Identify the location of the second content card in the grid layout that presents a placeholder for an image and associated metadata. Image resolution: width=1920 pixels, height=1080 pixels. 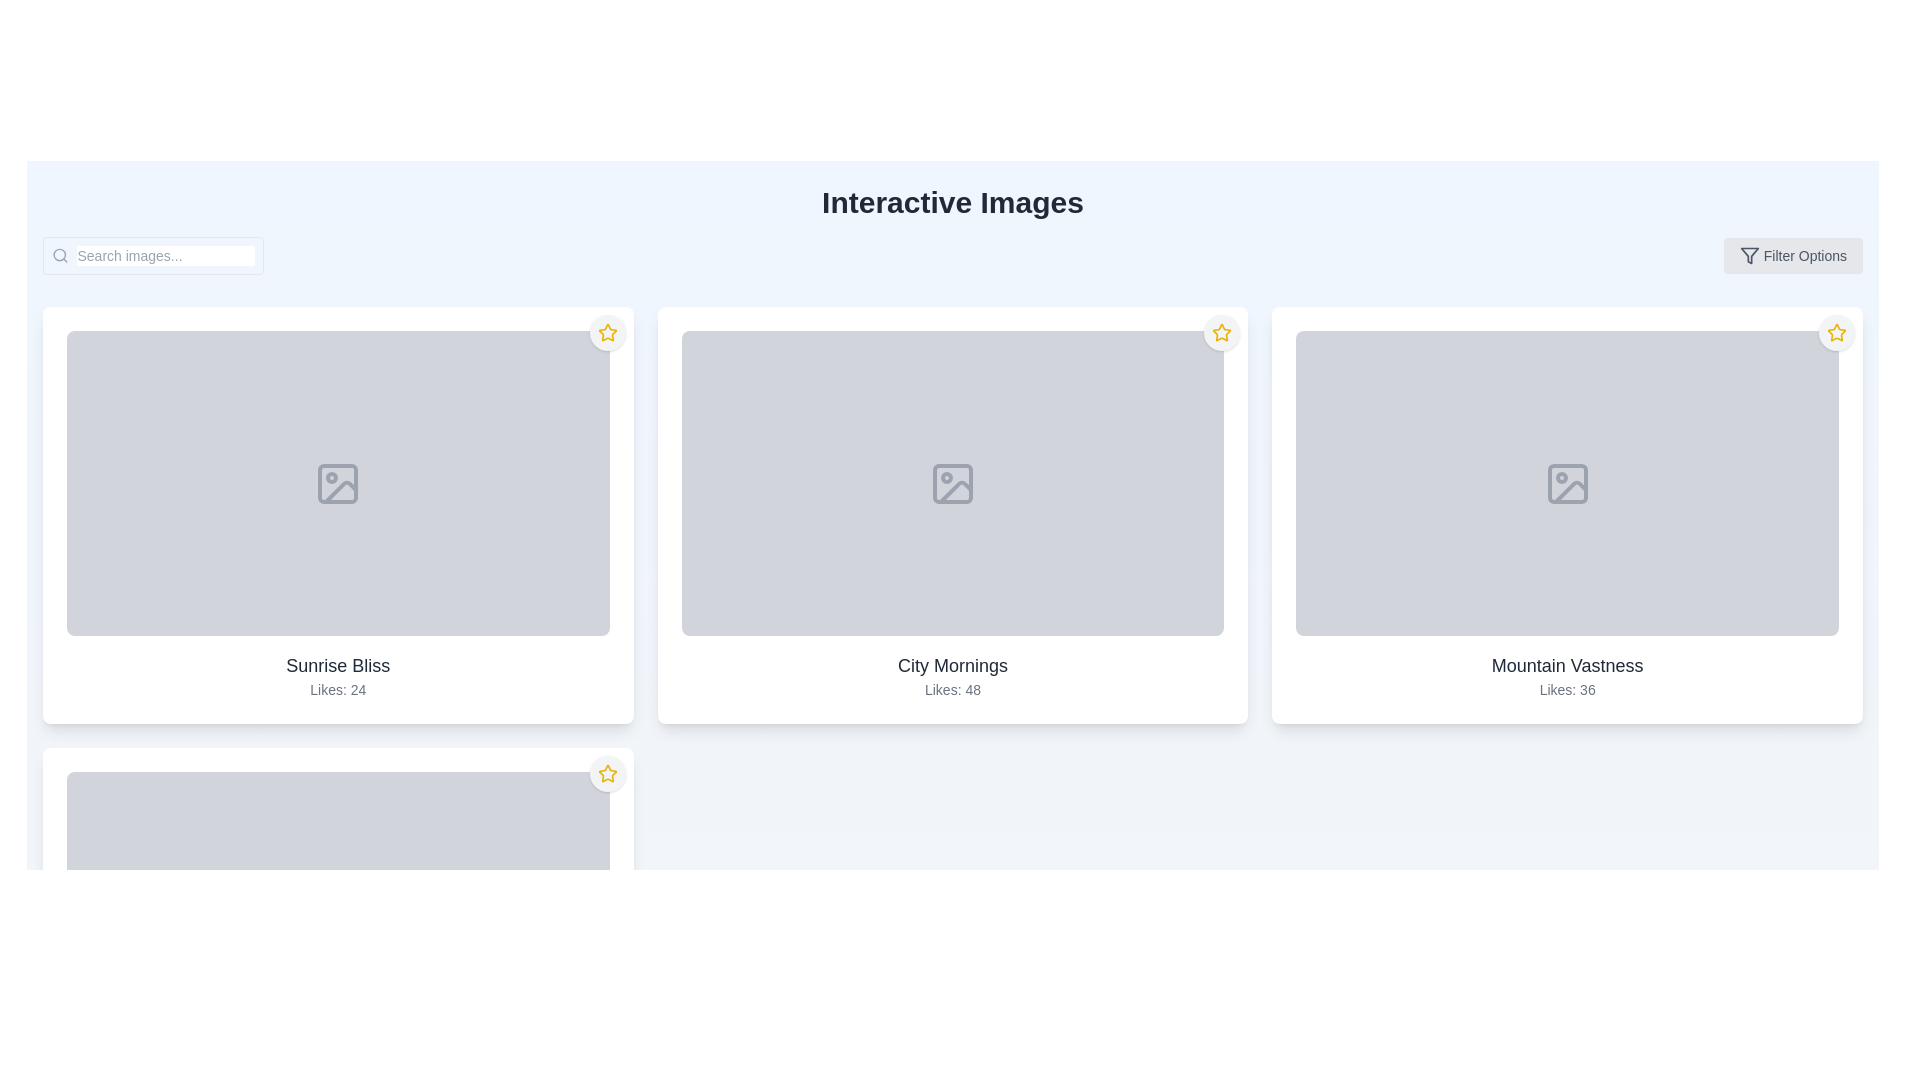
(951, 514).